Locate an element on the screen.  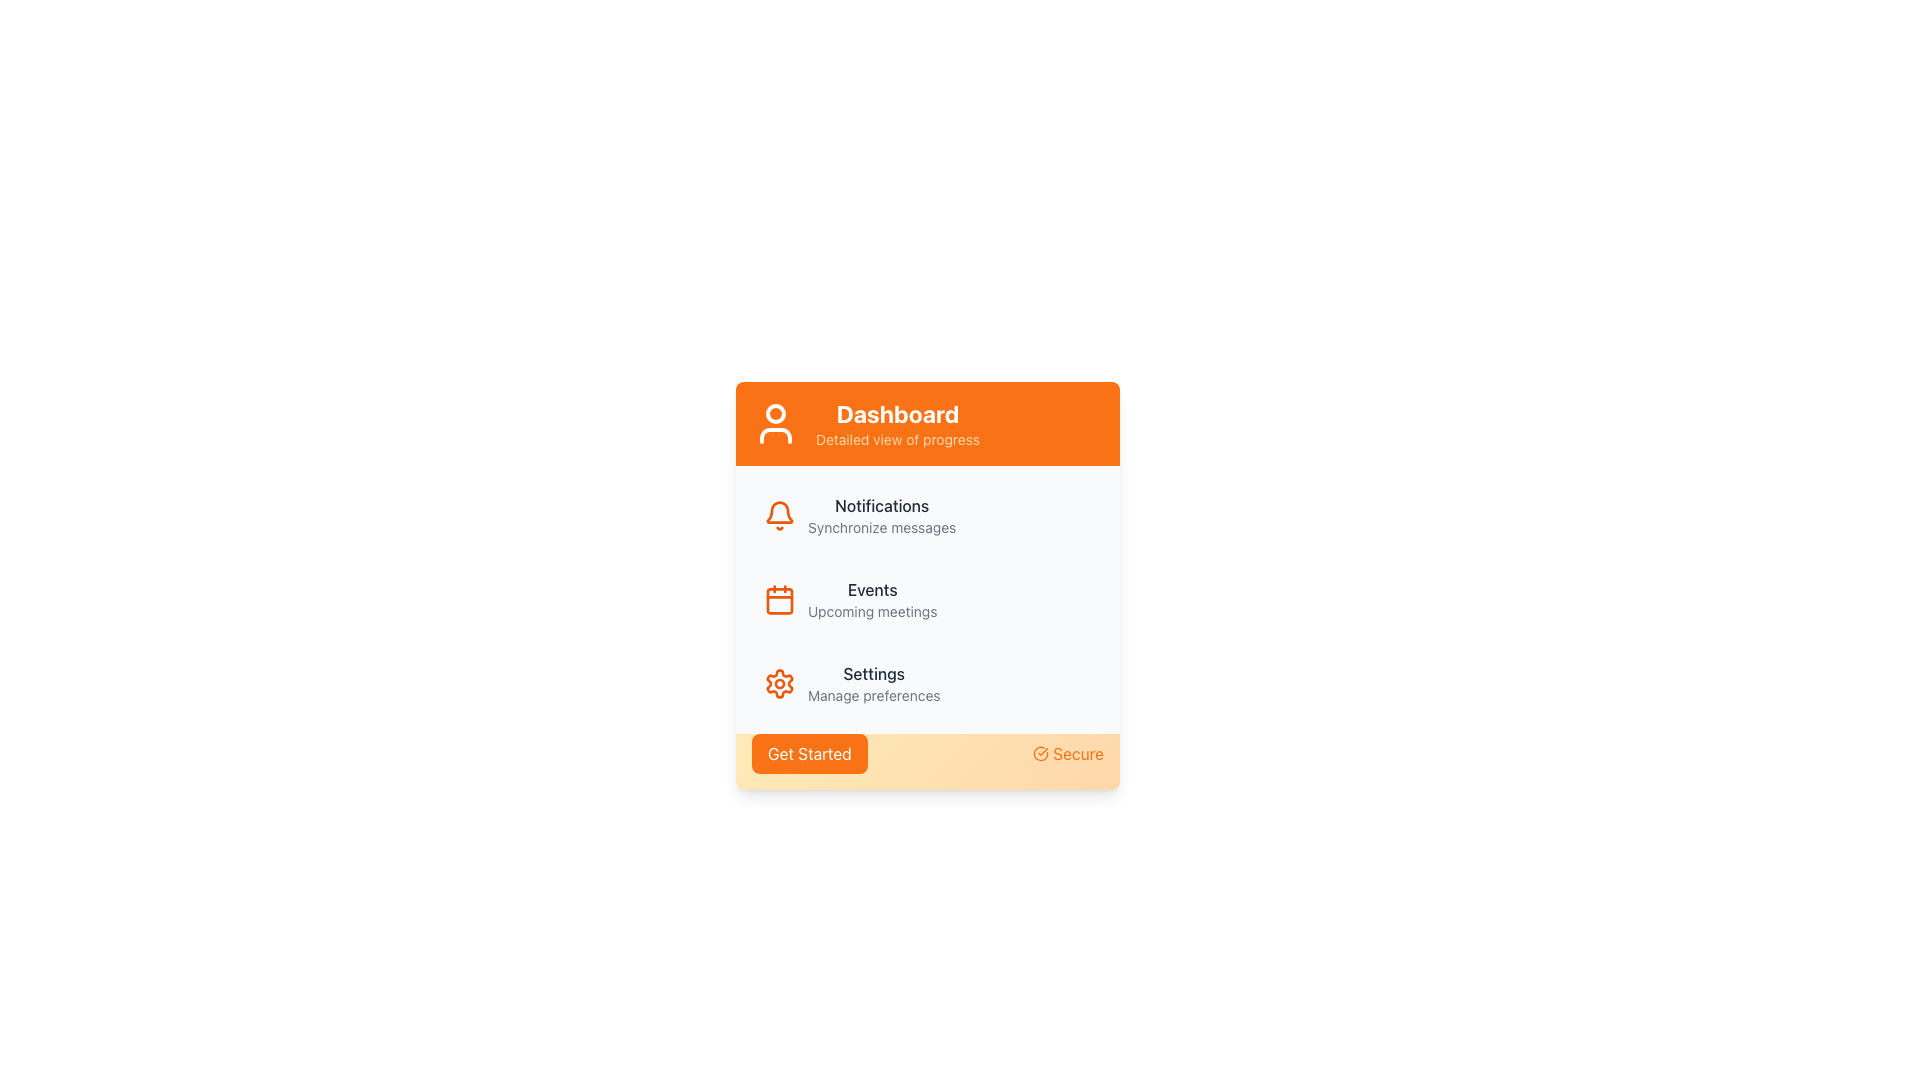
title 'Dashboard' and subtitle 'Detailed view of progress' from the Header area, which has an orange background and is located at the top of the panel is located at coordinates (926, 423).